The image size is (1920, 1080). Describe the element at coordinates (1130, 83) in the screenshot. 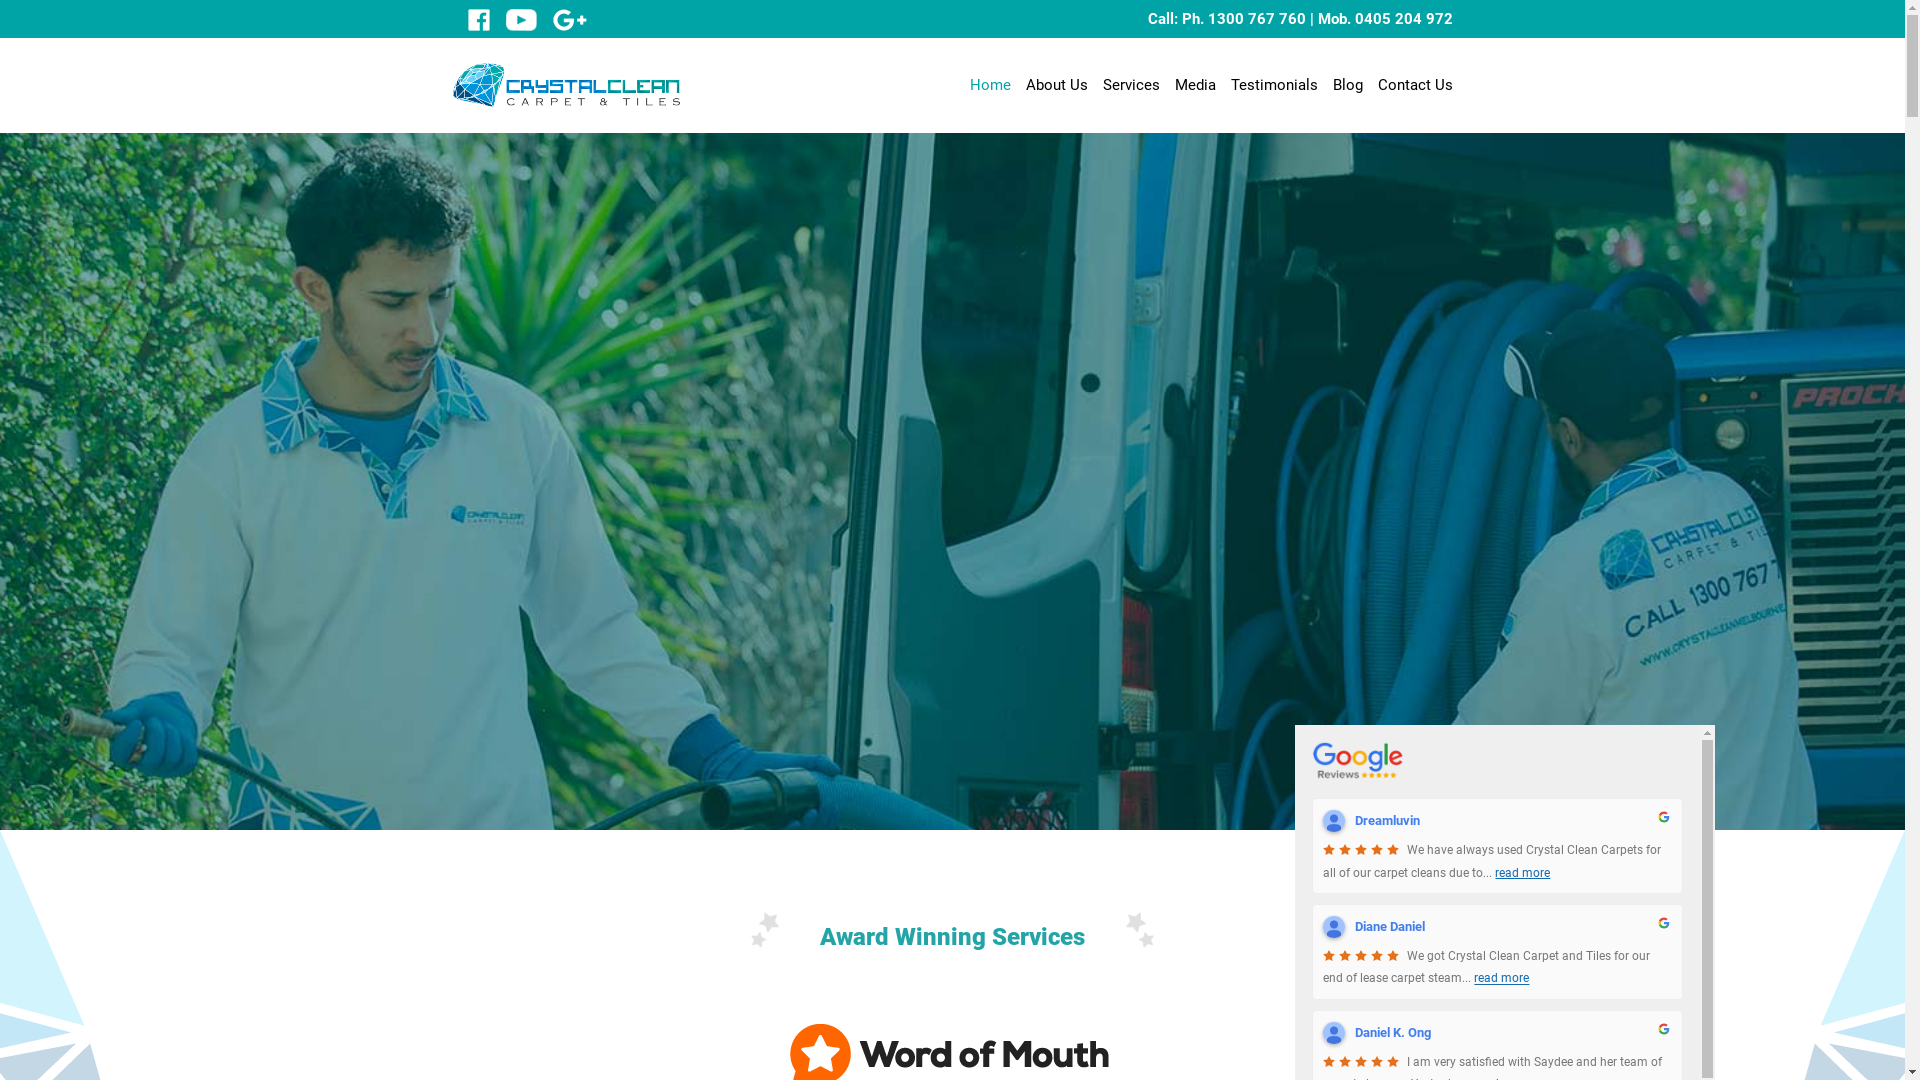

I see `'Services'` at that location.